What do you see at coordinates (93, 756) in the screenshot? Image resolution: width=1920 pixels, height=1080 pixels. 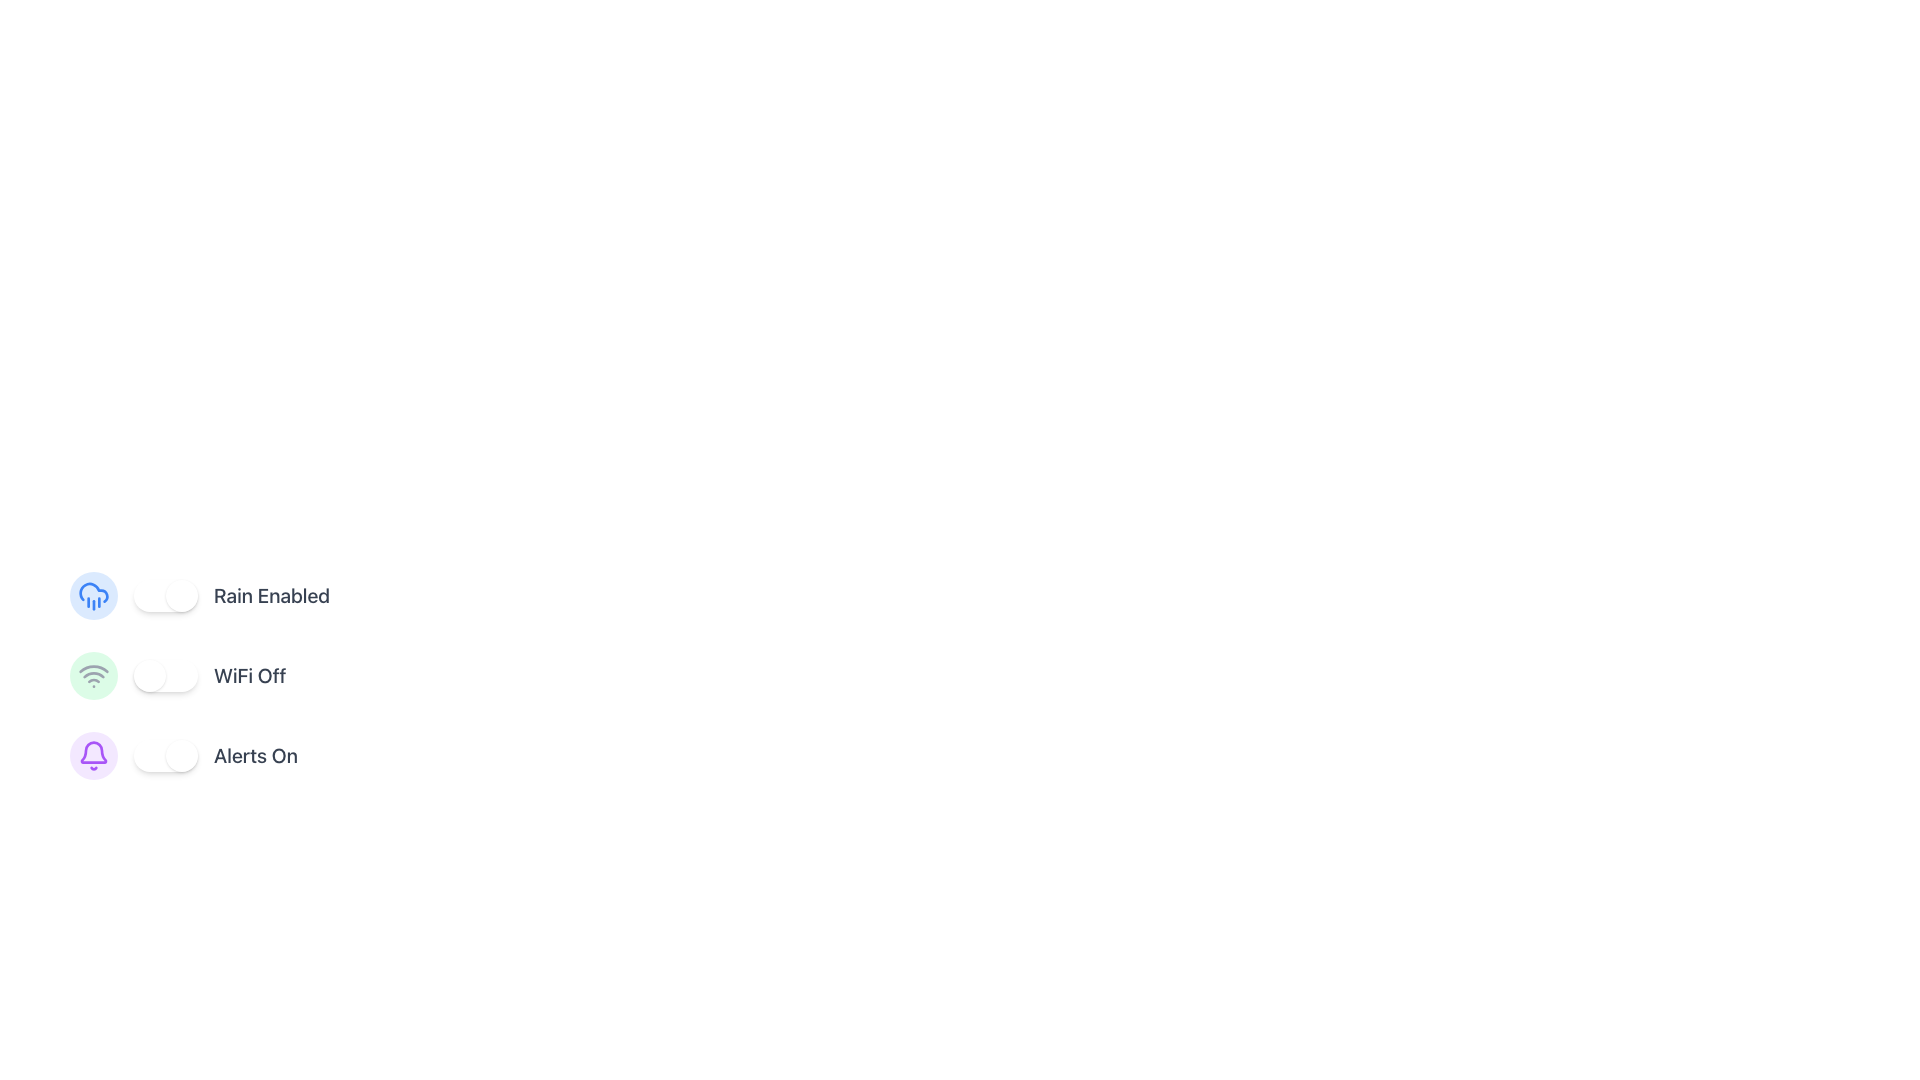 I see `the alerts notification icon located at the leftmost position of the horizontal layout containing a toggle switch and a text label 'Alerts On'` at bounding box center [93, 756].